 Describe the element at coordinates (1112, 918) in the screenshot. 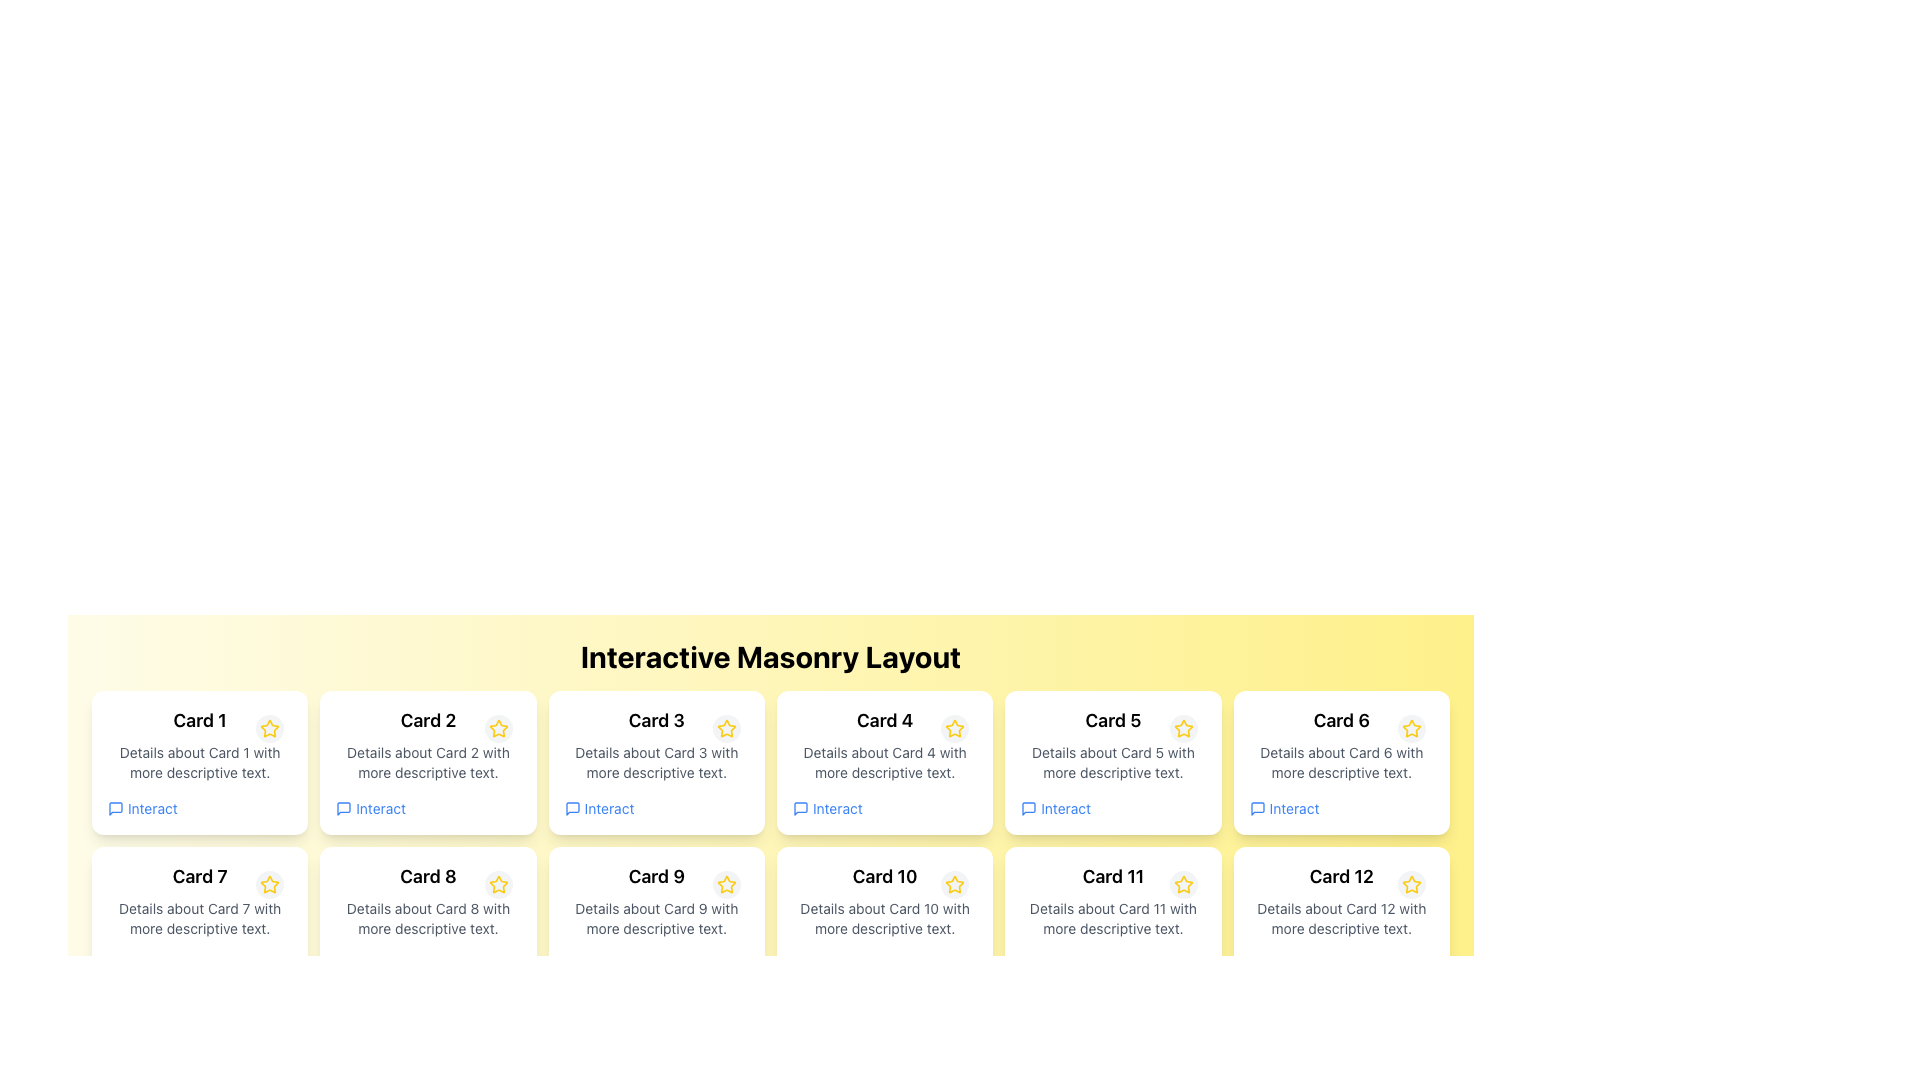

I see `descriptive content of 'Card 11', which is the eleventh card in a grid layout, positioned centrally with 'Card 10' to its left and 'Card 12' to its right` at that location.